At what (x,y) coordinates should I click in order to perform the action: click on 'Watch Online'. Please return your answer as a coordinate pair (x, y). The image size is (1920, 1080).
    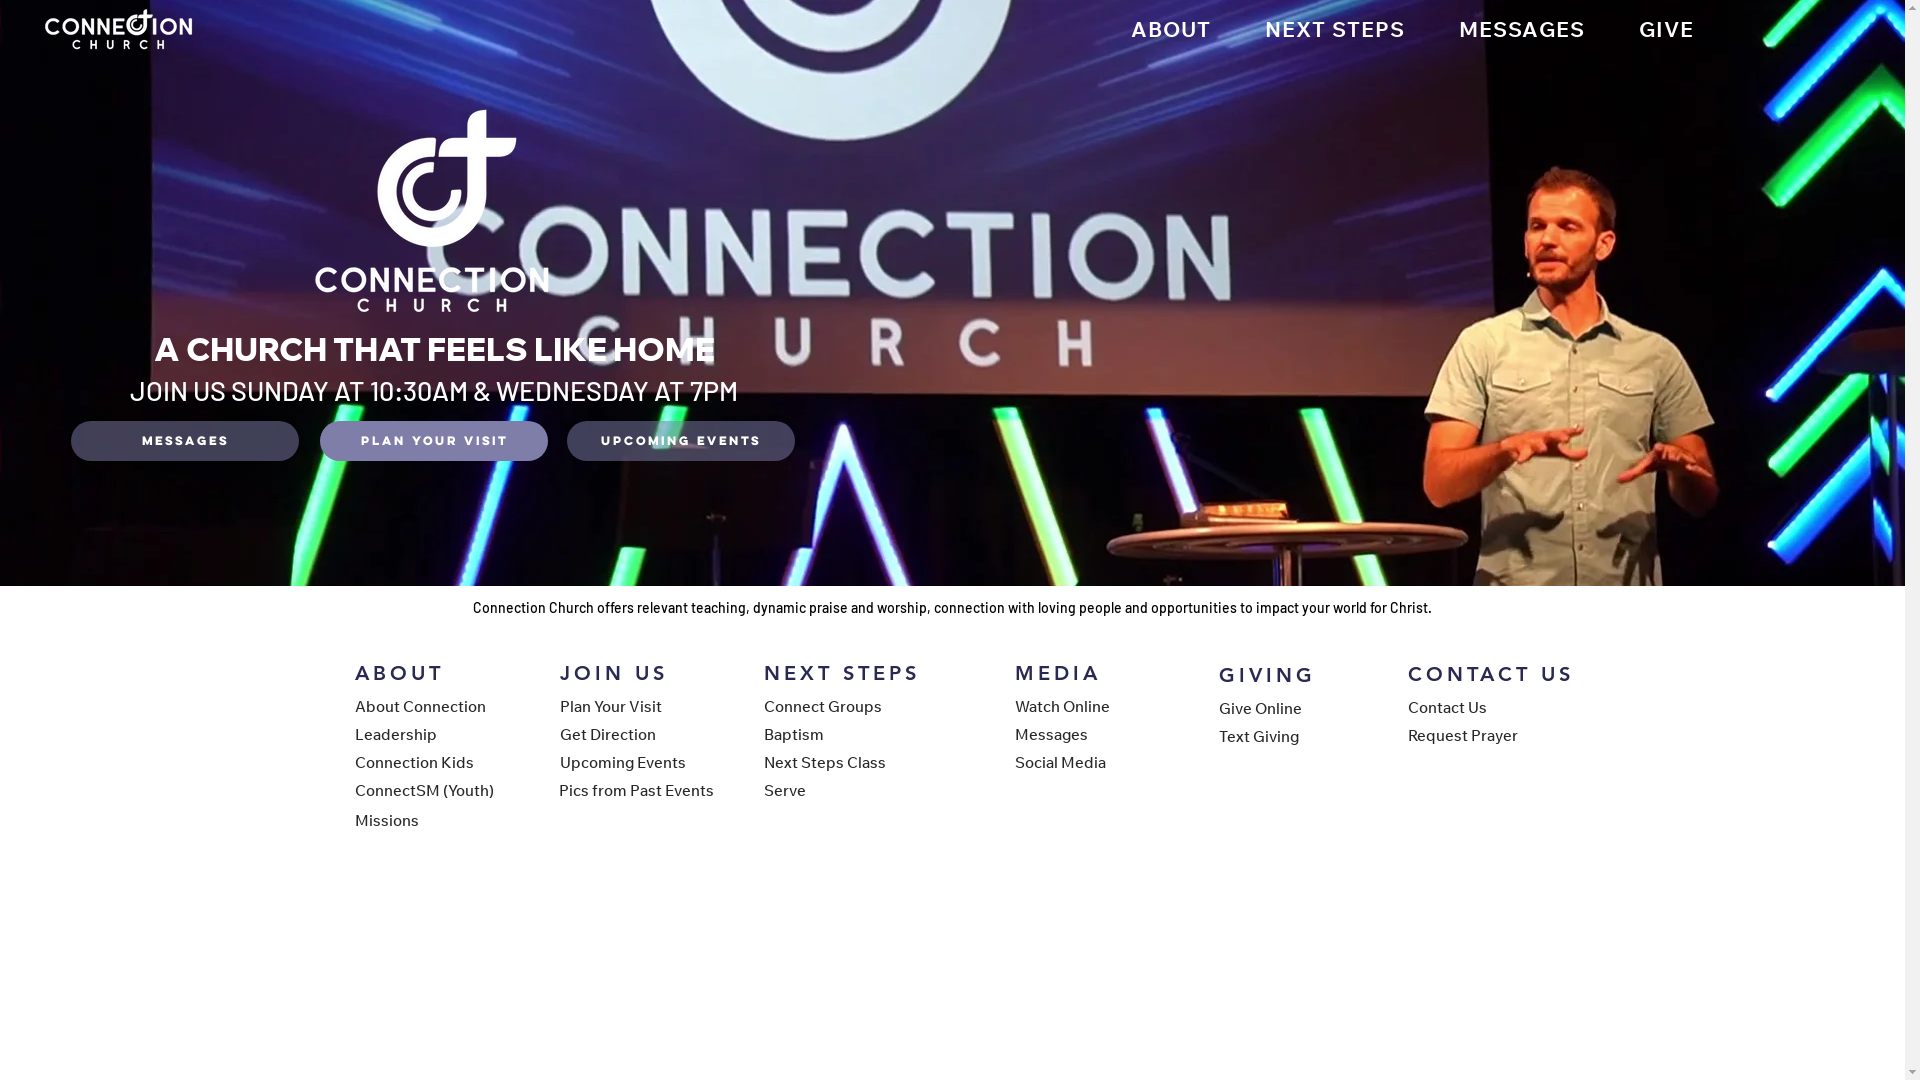
    Looking at the image, I should click on (1083, 704).